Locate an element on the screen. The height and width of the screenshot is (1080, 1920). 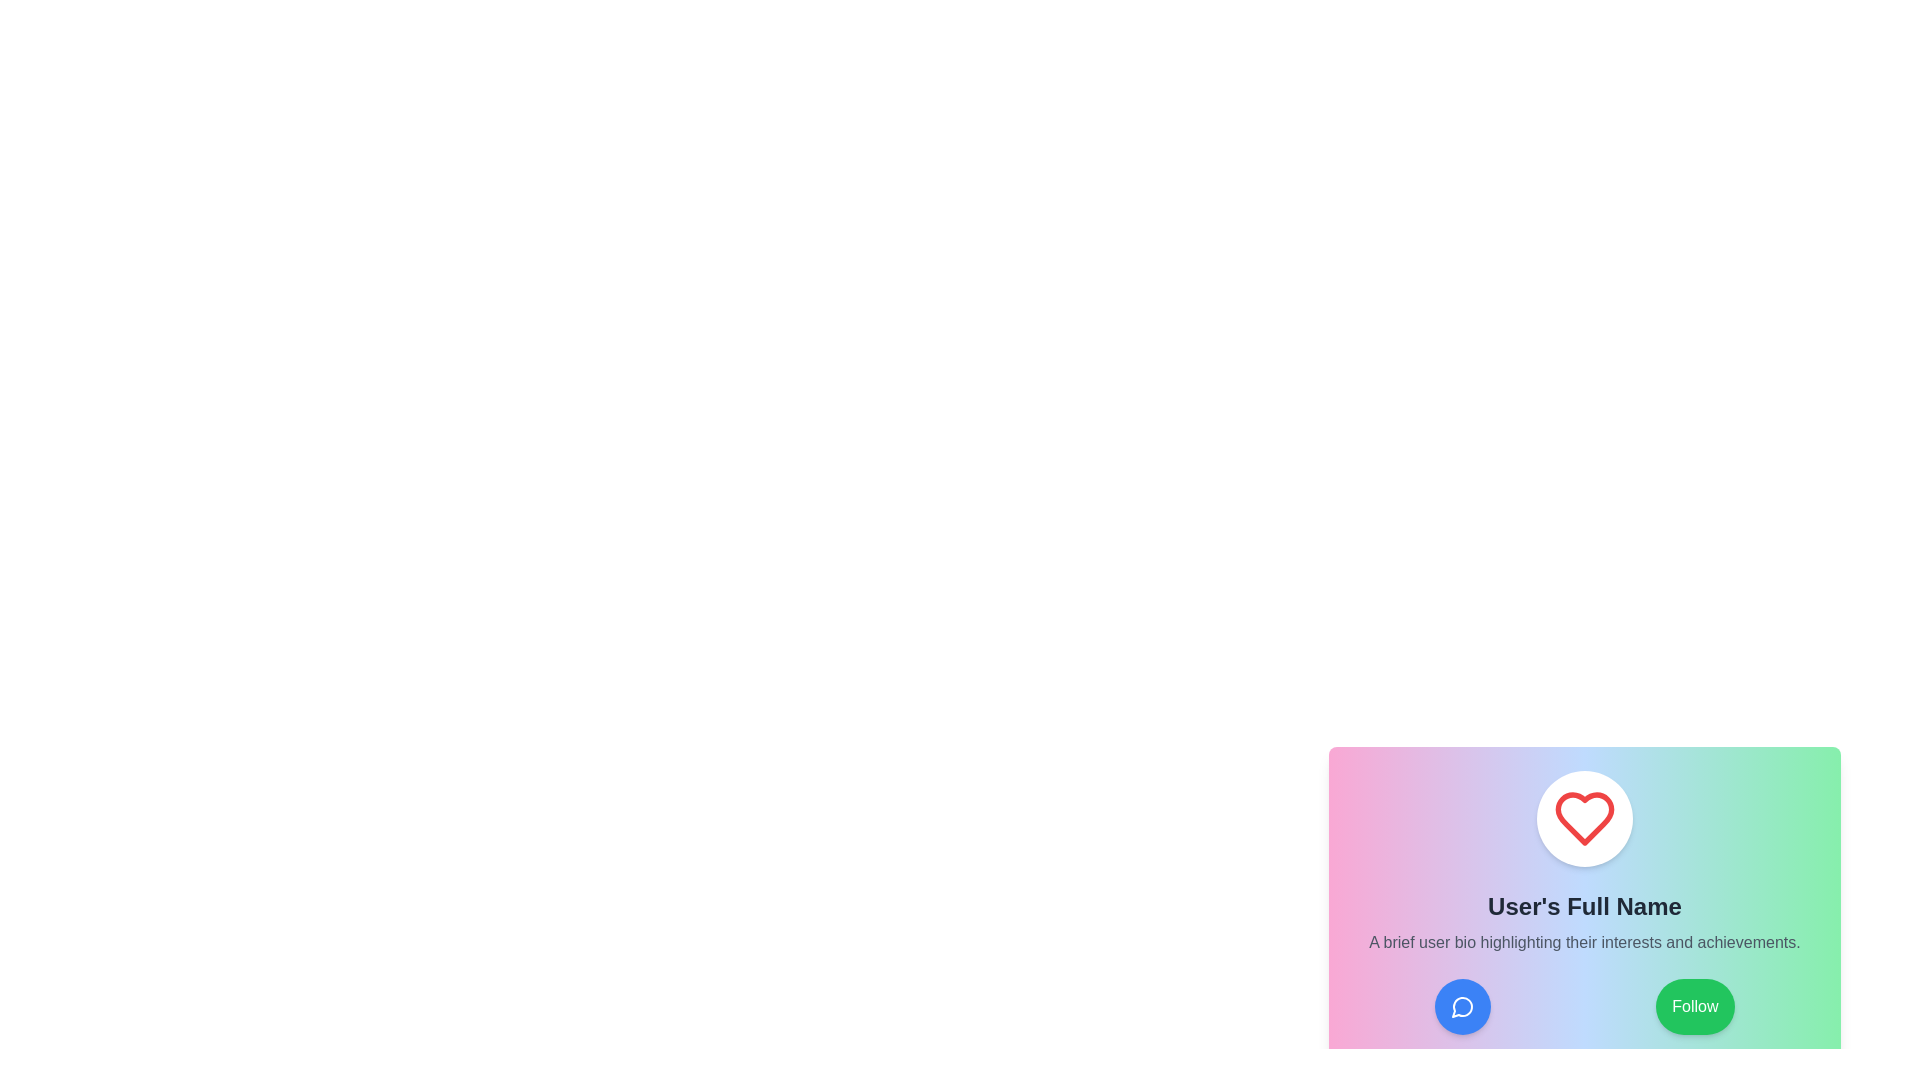
the small speech-bubble-shaped icon outlined in blue with a red fill located on the bottom-left of the user card interface, below the text content and beside the green 'Follow' button is located at coordinates (1462, 1007).